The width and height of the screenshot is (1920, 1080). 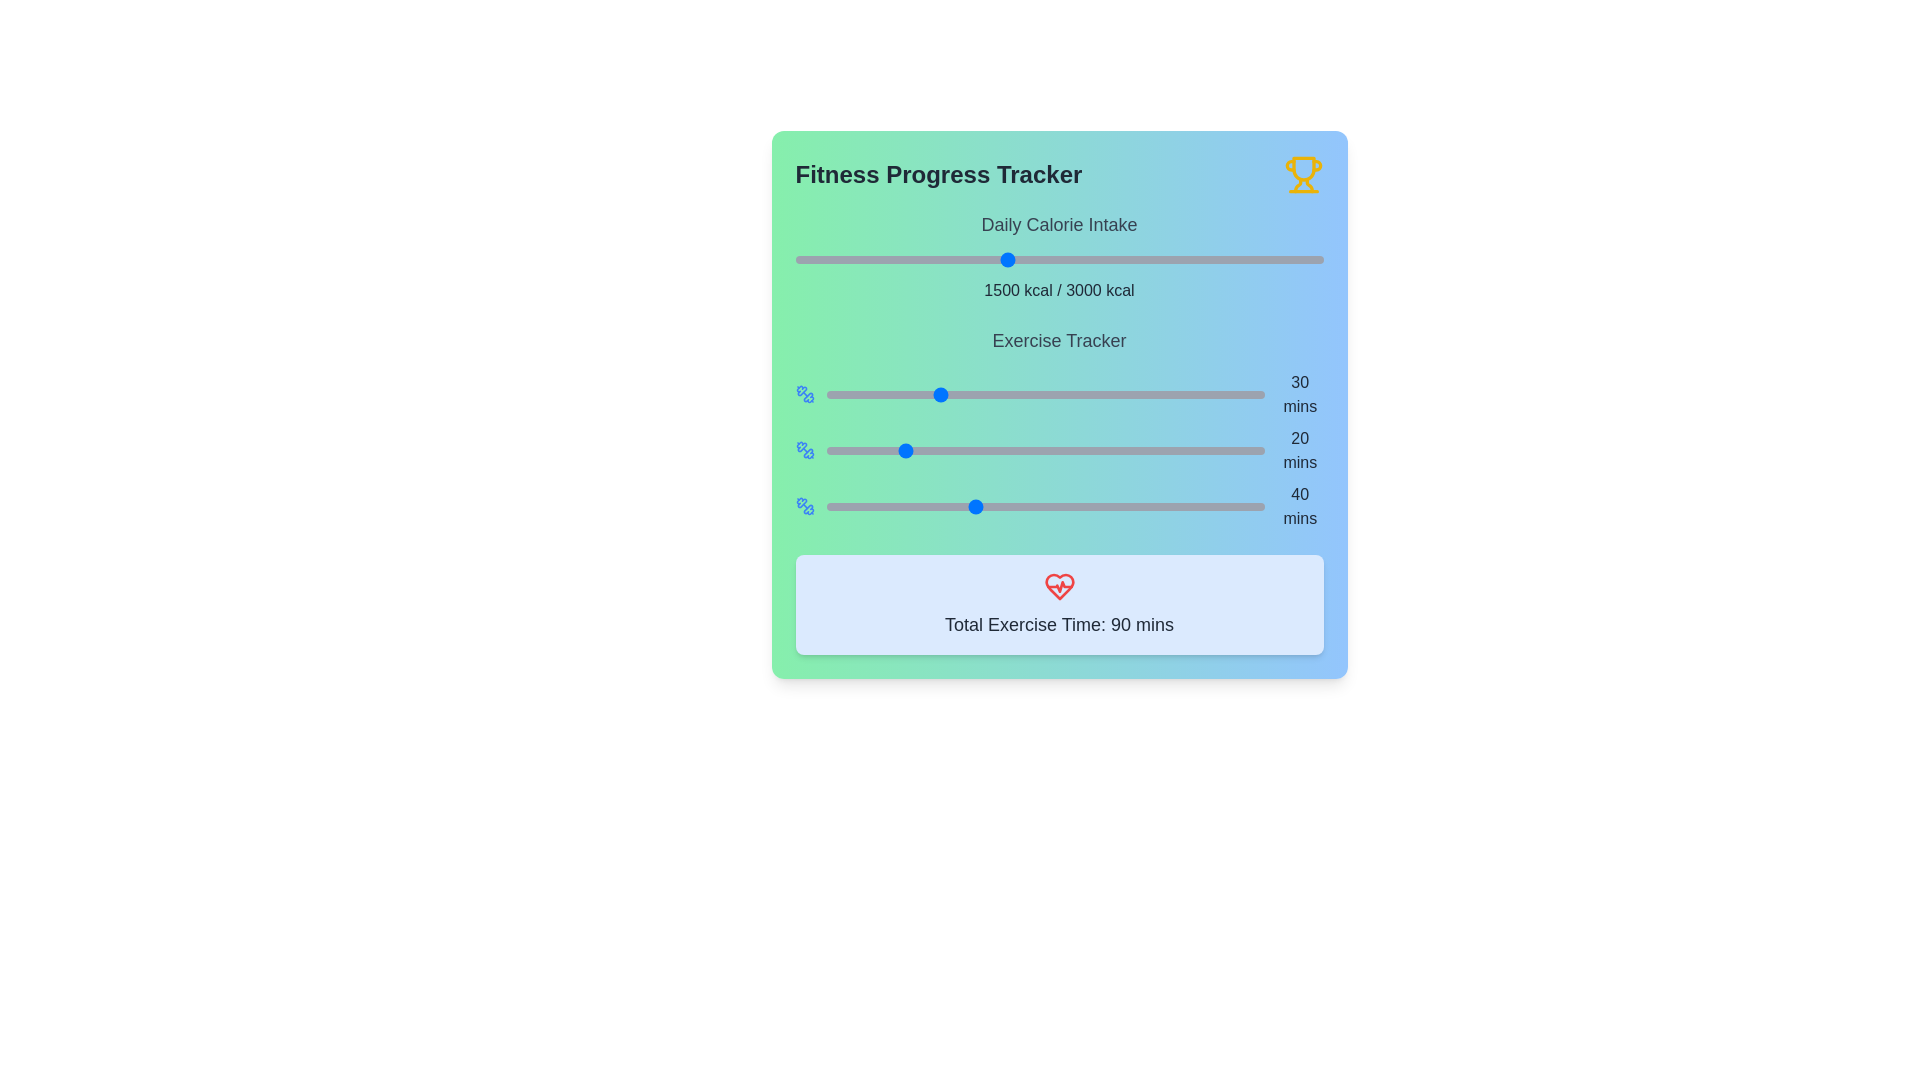 I want to click on the progress bars in the 'Exercise Tracker' section, so click(x=1058, y=427).